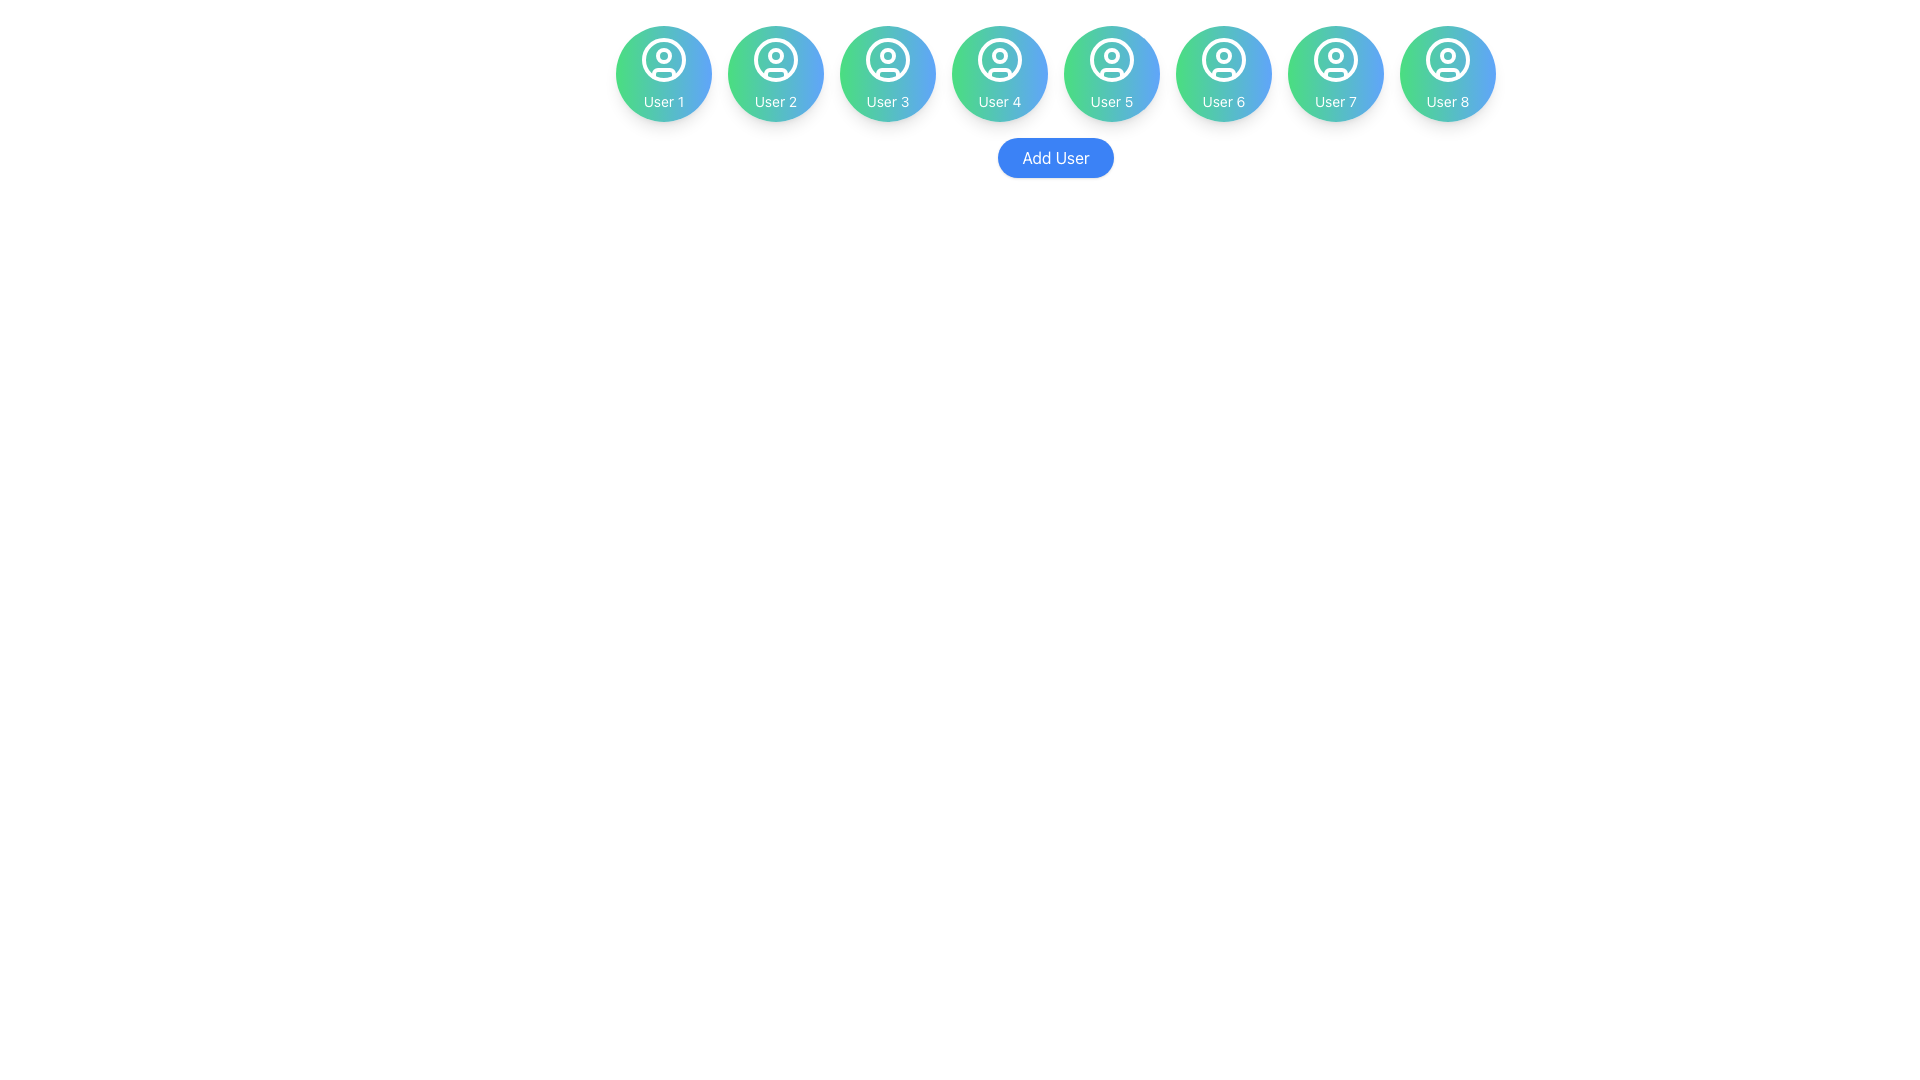  What do you see at coordinates (775, 59) in the screenshot?
I see `the circular user icon representing 'User 2', which has a white outline of a person on a gradient circle transitioning from green to blue` at bounding box center [775, 59].